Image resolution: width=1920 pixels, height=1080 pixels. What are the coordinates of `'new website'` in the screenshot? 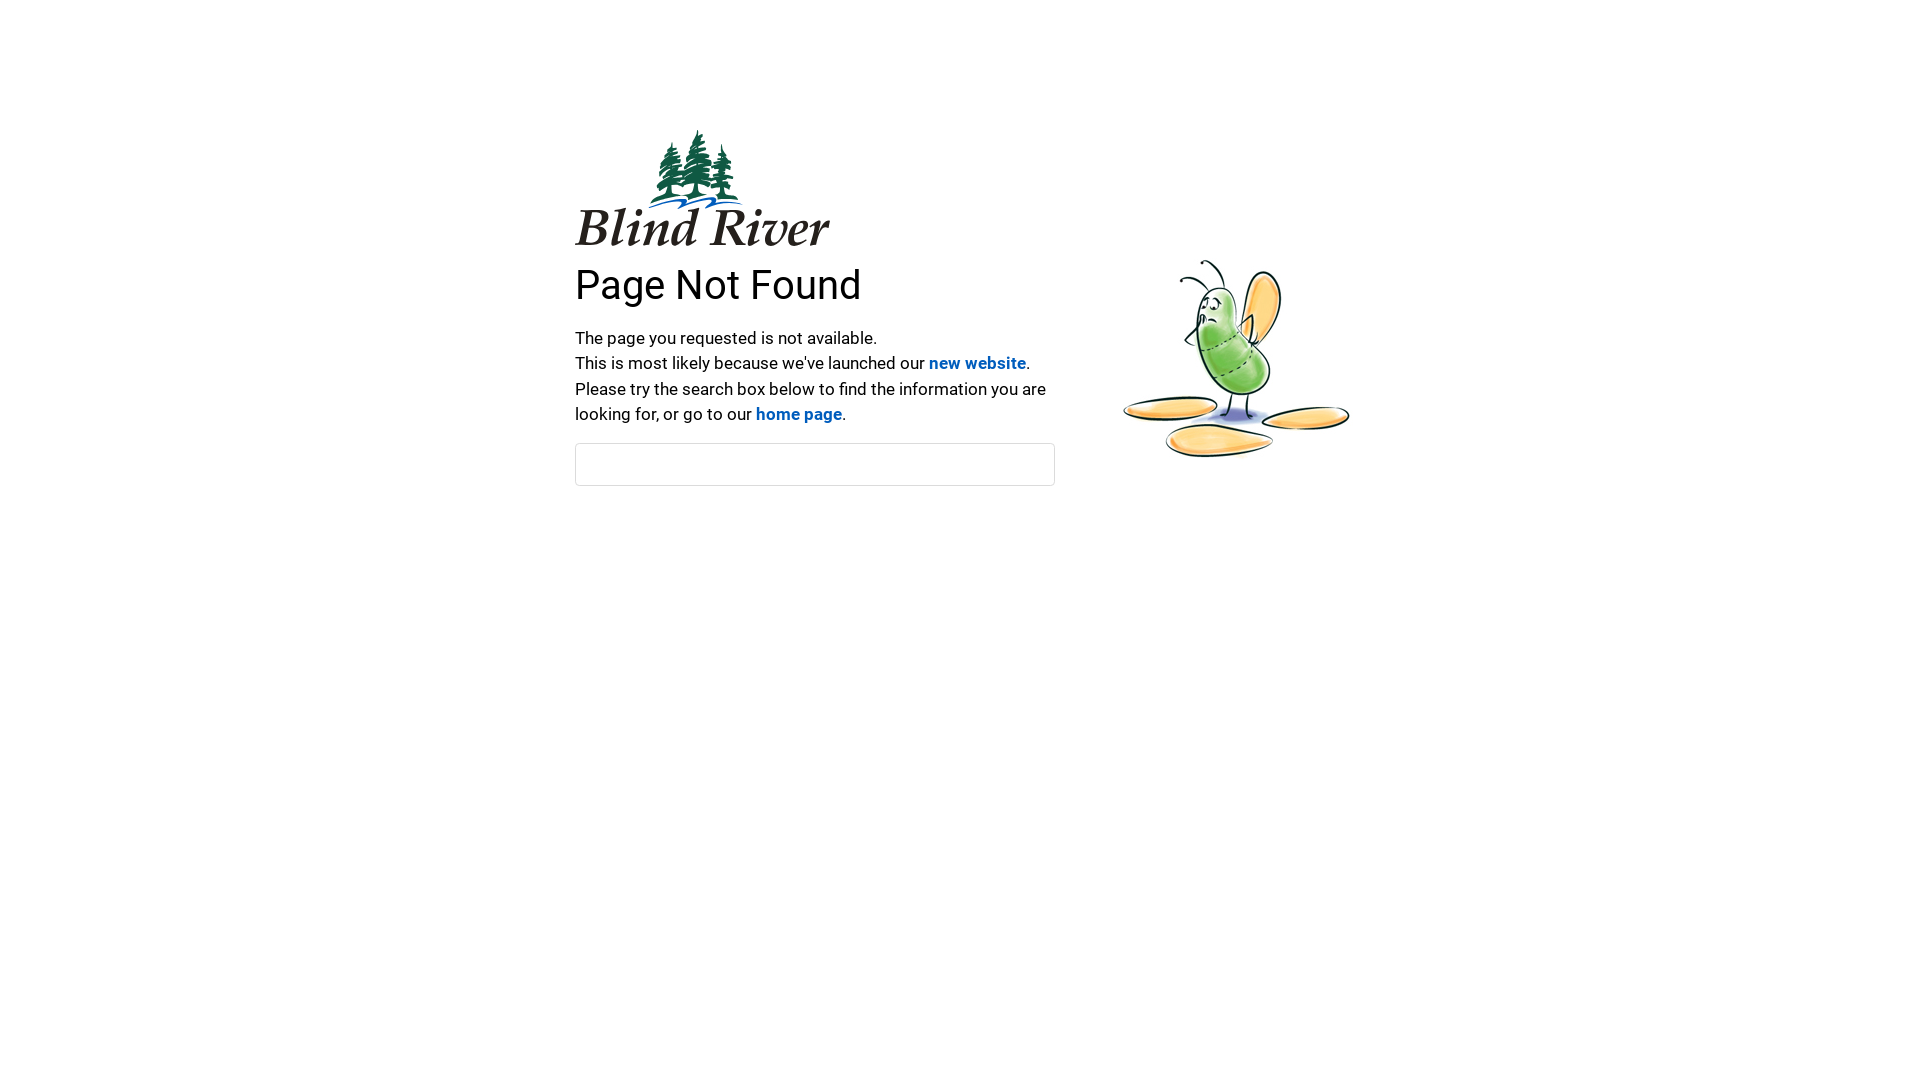 It's located at (977, 362).